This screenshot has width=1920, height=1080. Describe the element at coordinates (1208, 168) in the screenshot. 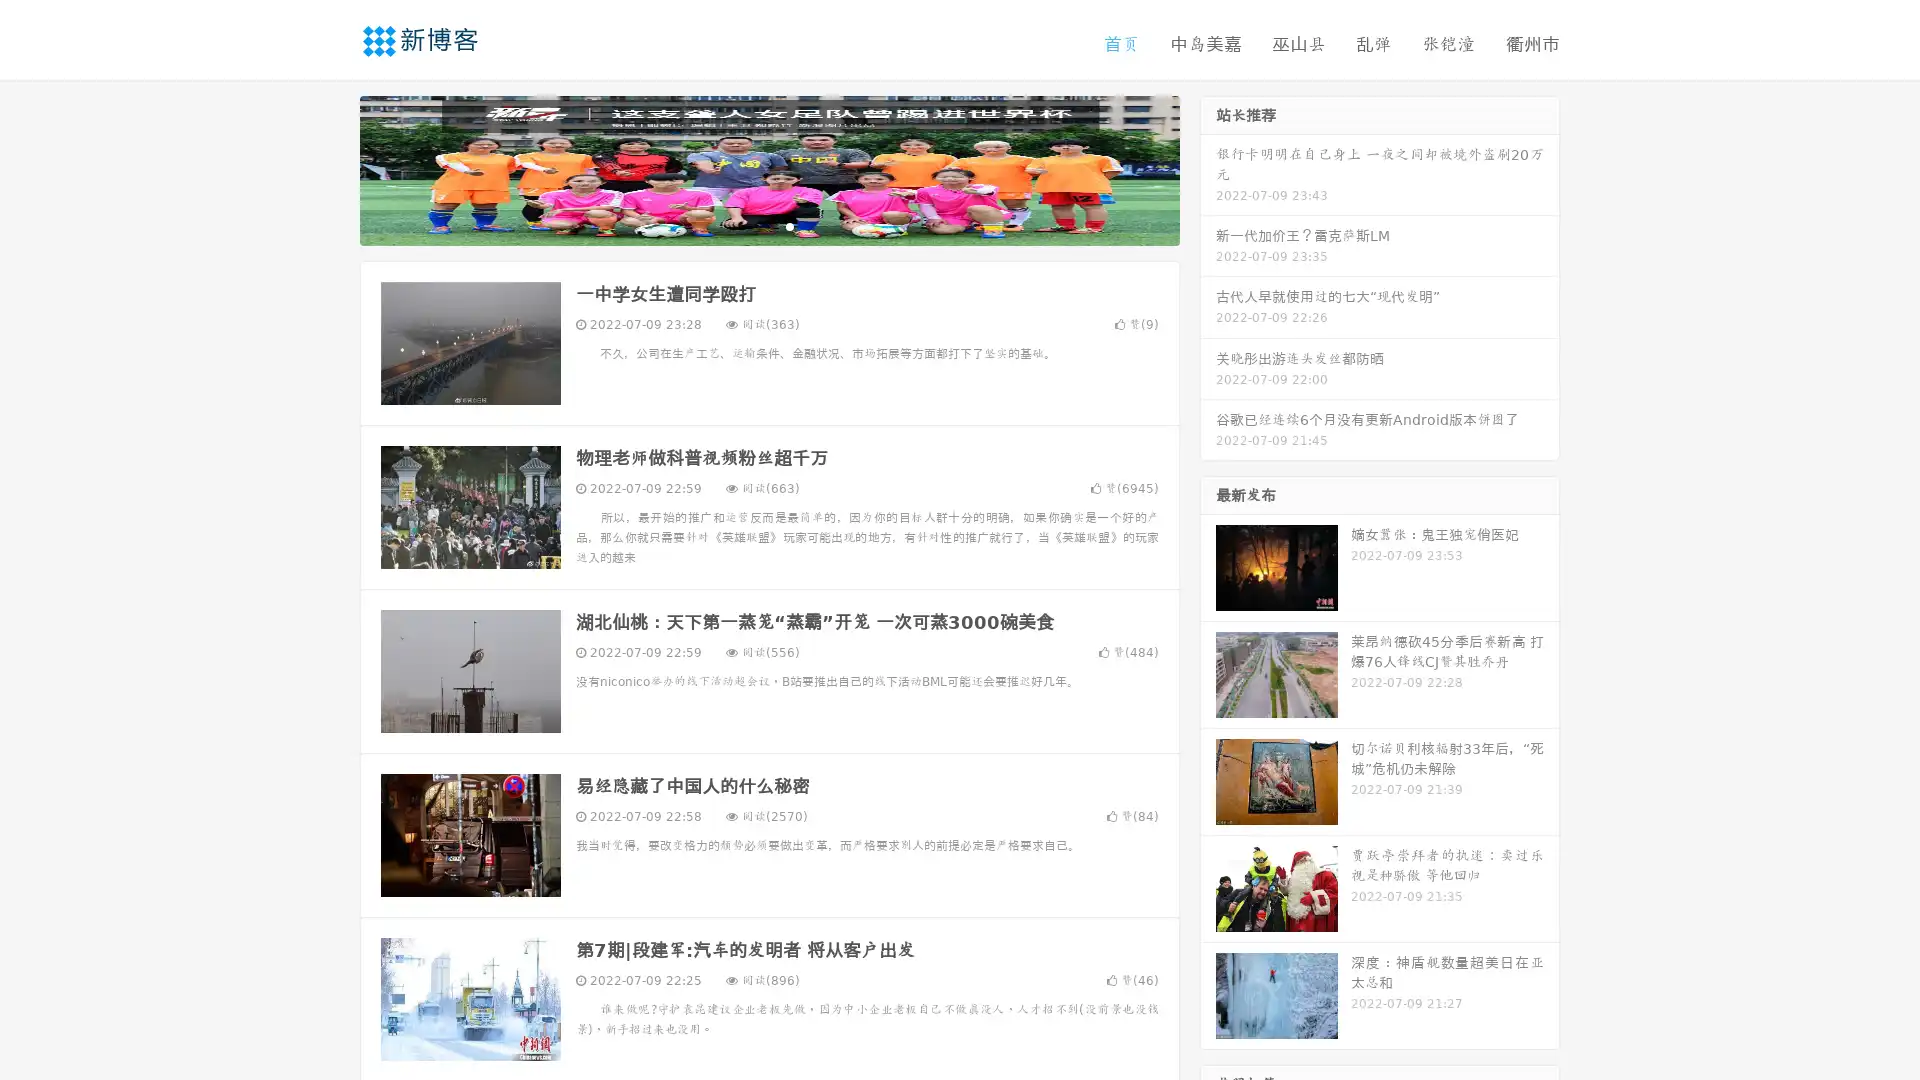

I see `Next slide` at that location.